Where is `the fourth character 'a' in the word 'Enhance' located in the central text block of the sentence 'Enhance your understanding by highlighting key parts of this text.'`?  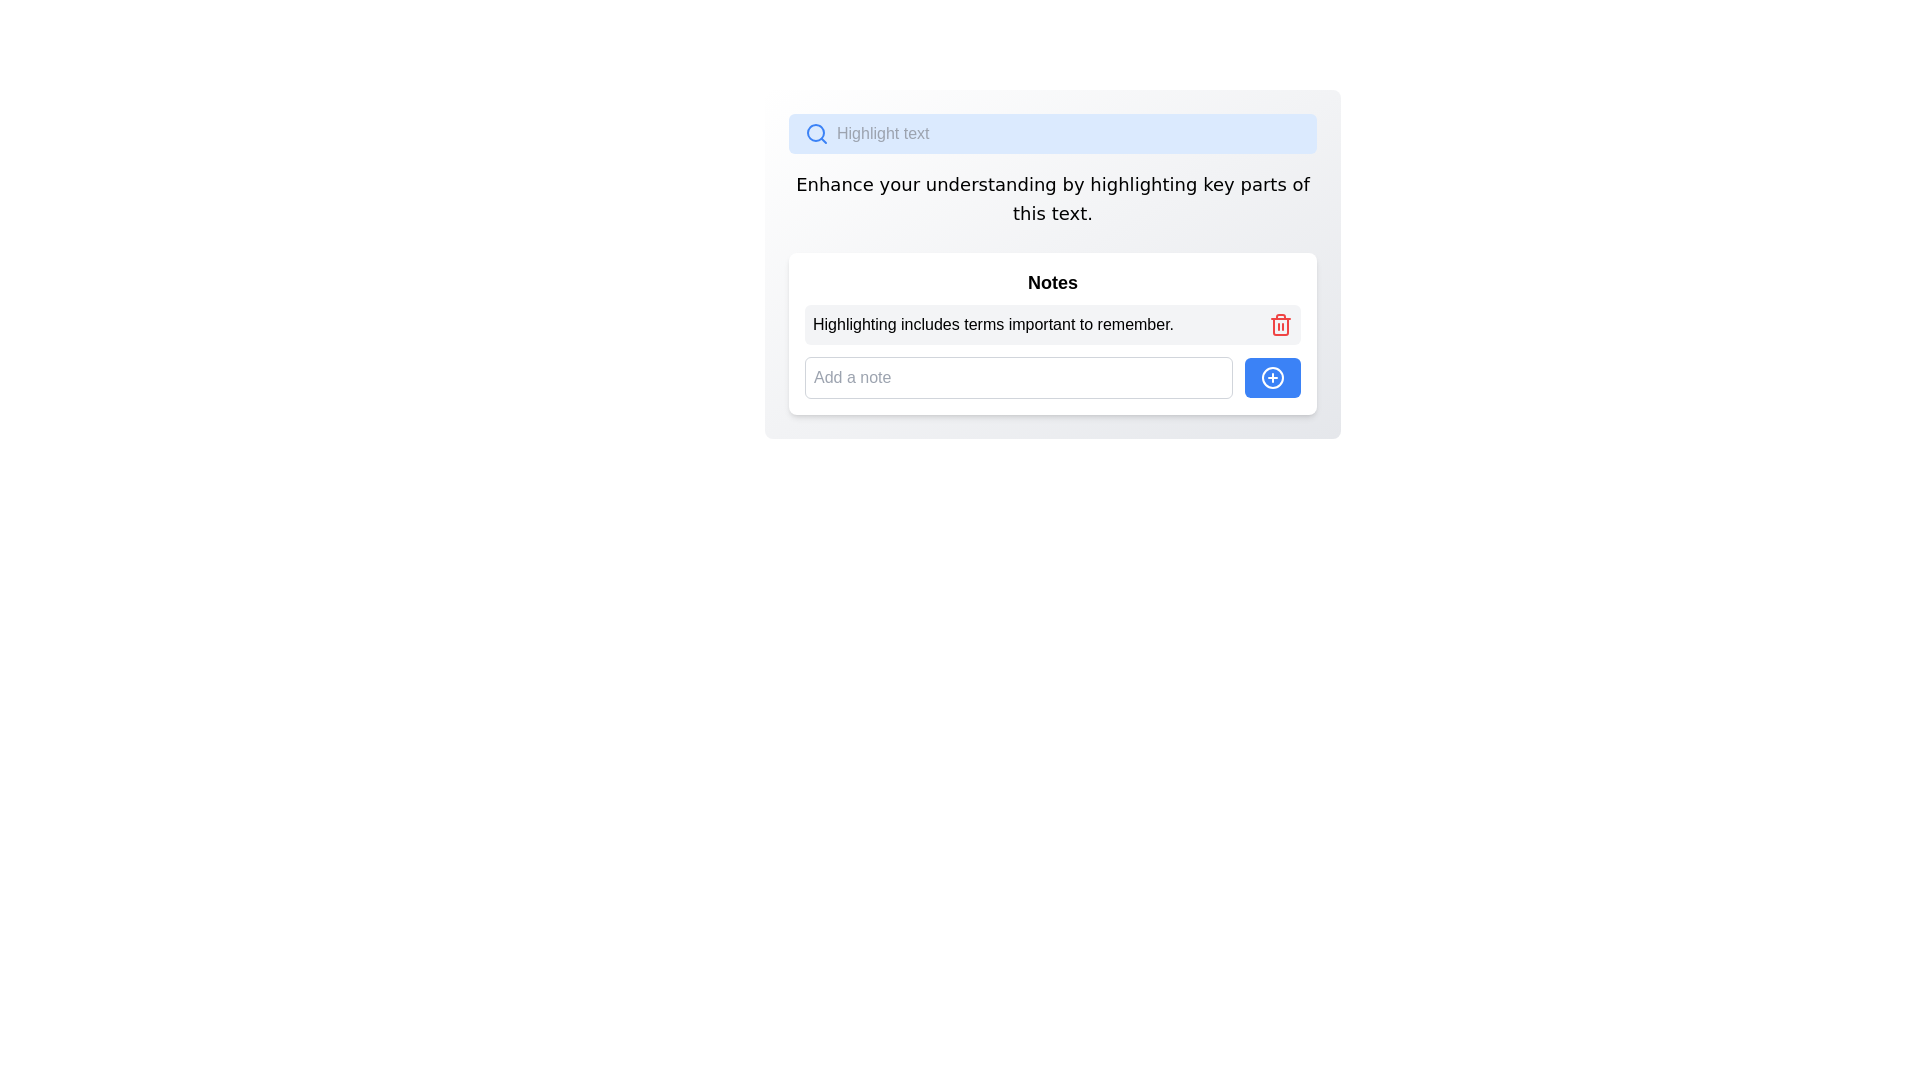 the fourth character 'a' in the word 'Enhance' located in the central text block of the sentence 'Enhance your understanding by highlighting key parts of this text.' is located at coordinates (824, 184).